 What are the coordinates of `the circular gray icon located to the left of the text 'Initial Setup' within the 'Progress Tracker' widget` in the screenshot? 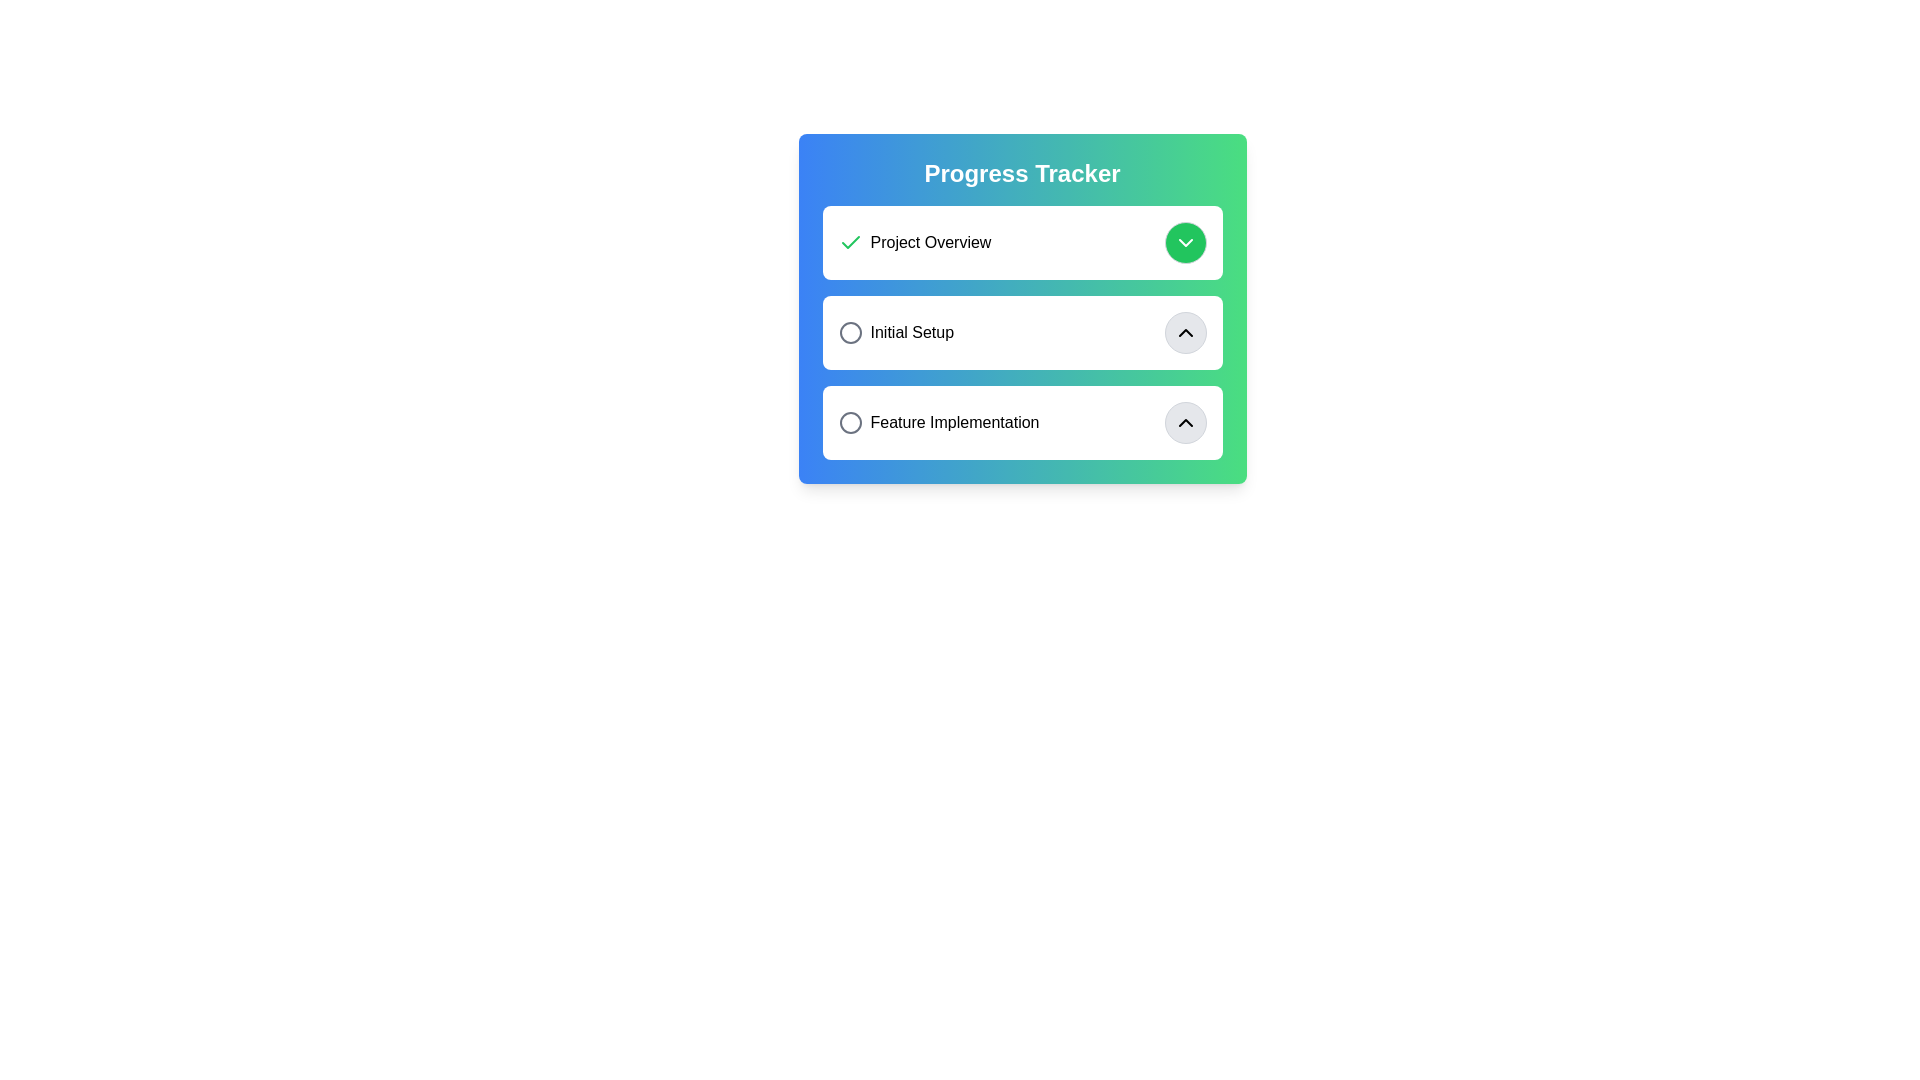 It's located at (850, 331).